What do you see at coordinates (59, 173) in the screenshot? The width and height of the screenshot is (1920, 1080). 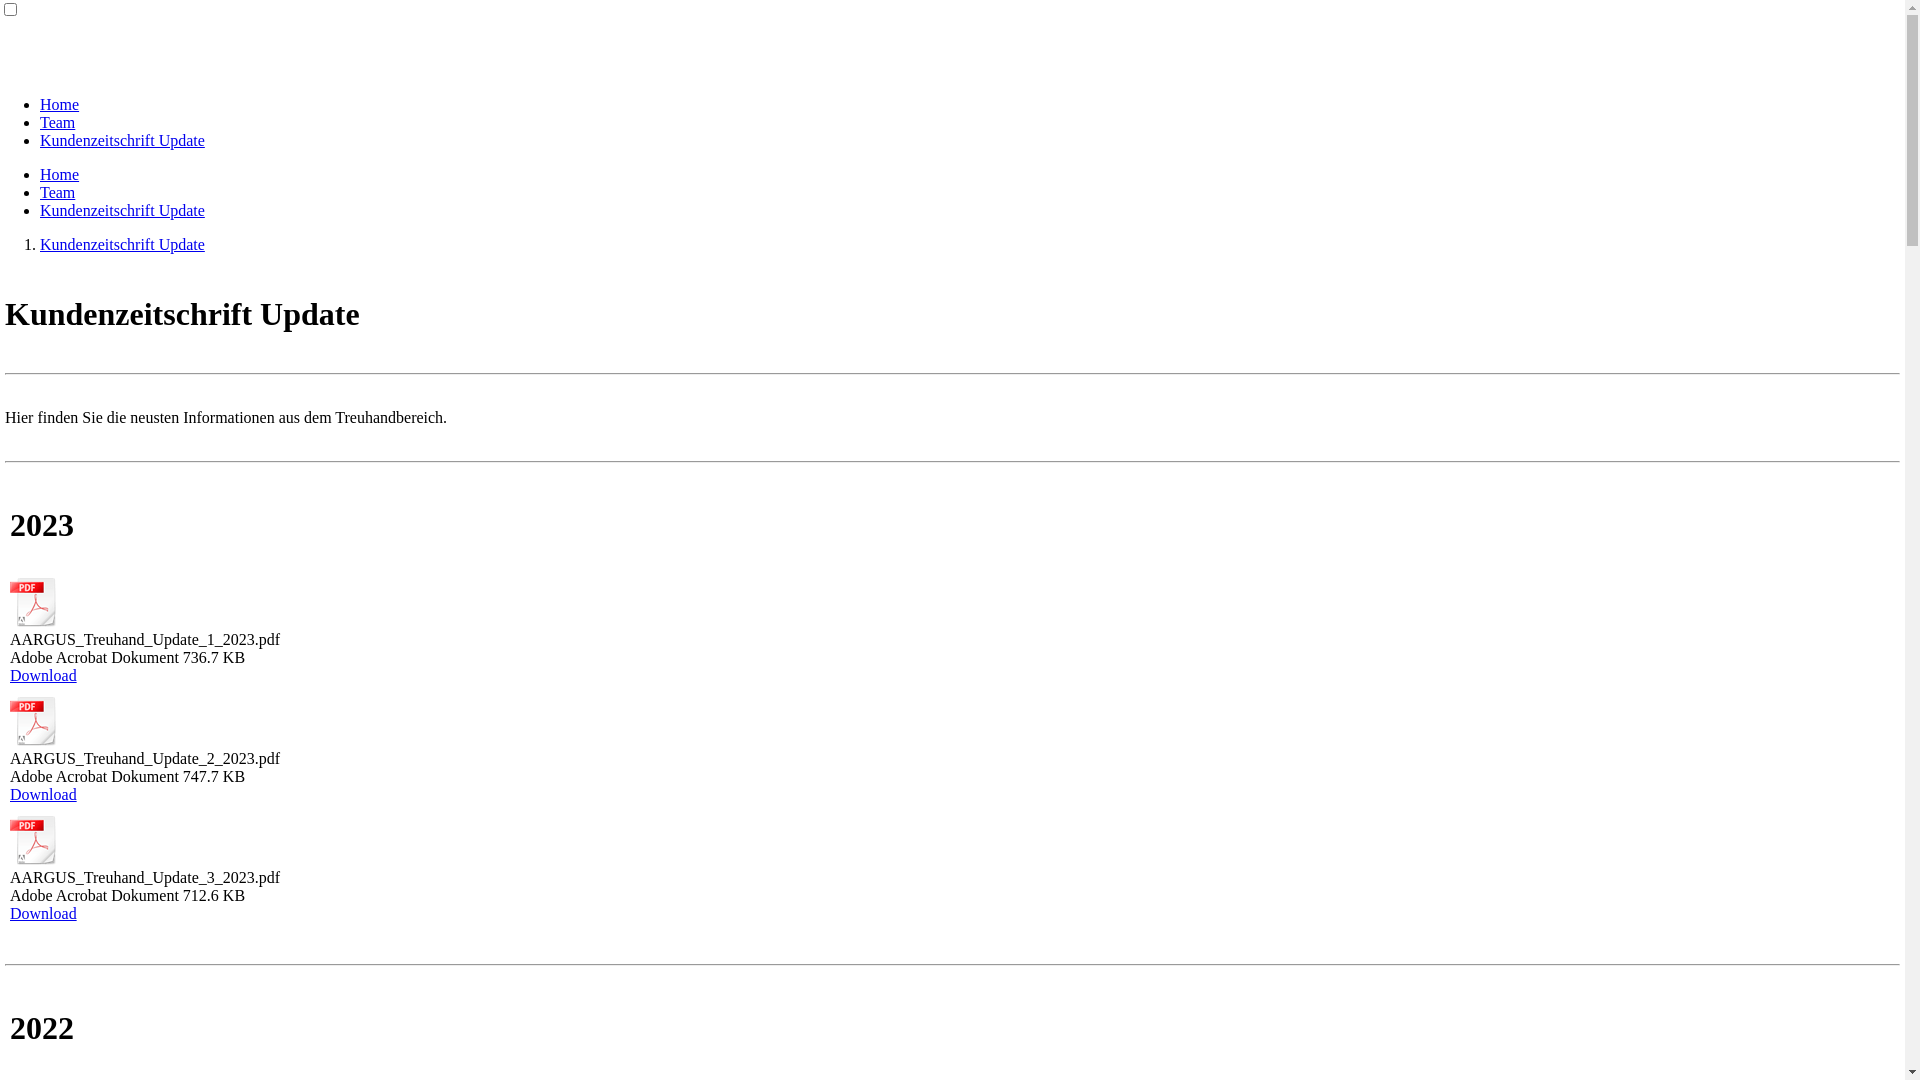 I see `'Home'` at bounding box center [59, 173].